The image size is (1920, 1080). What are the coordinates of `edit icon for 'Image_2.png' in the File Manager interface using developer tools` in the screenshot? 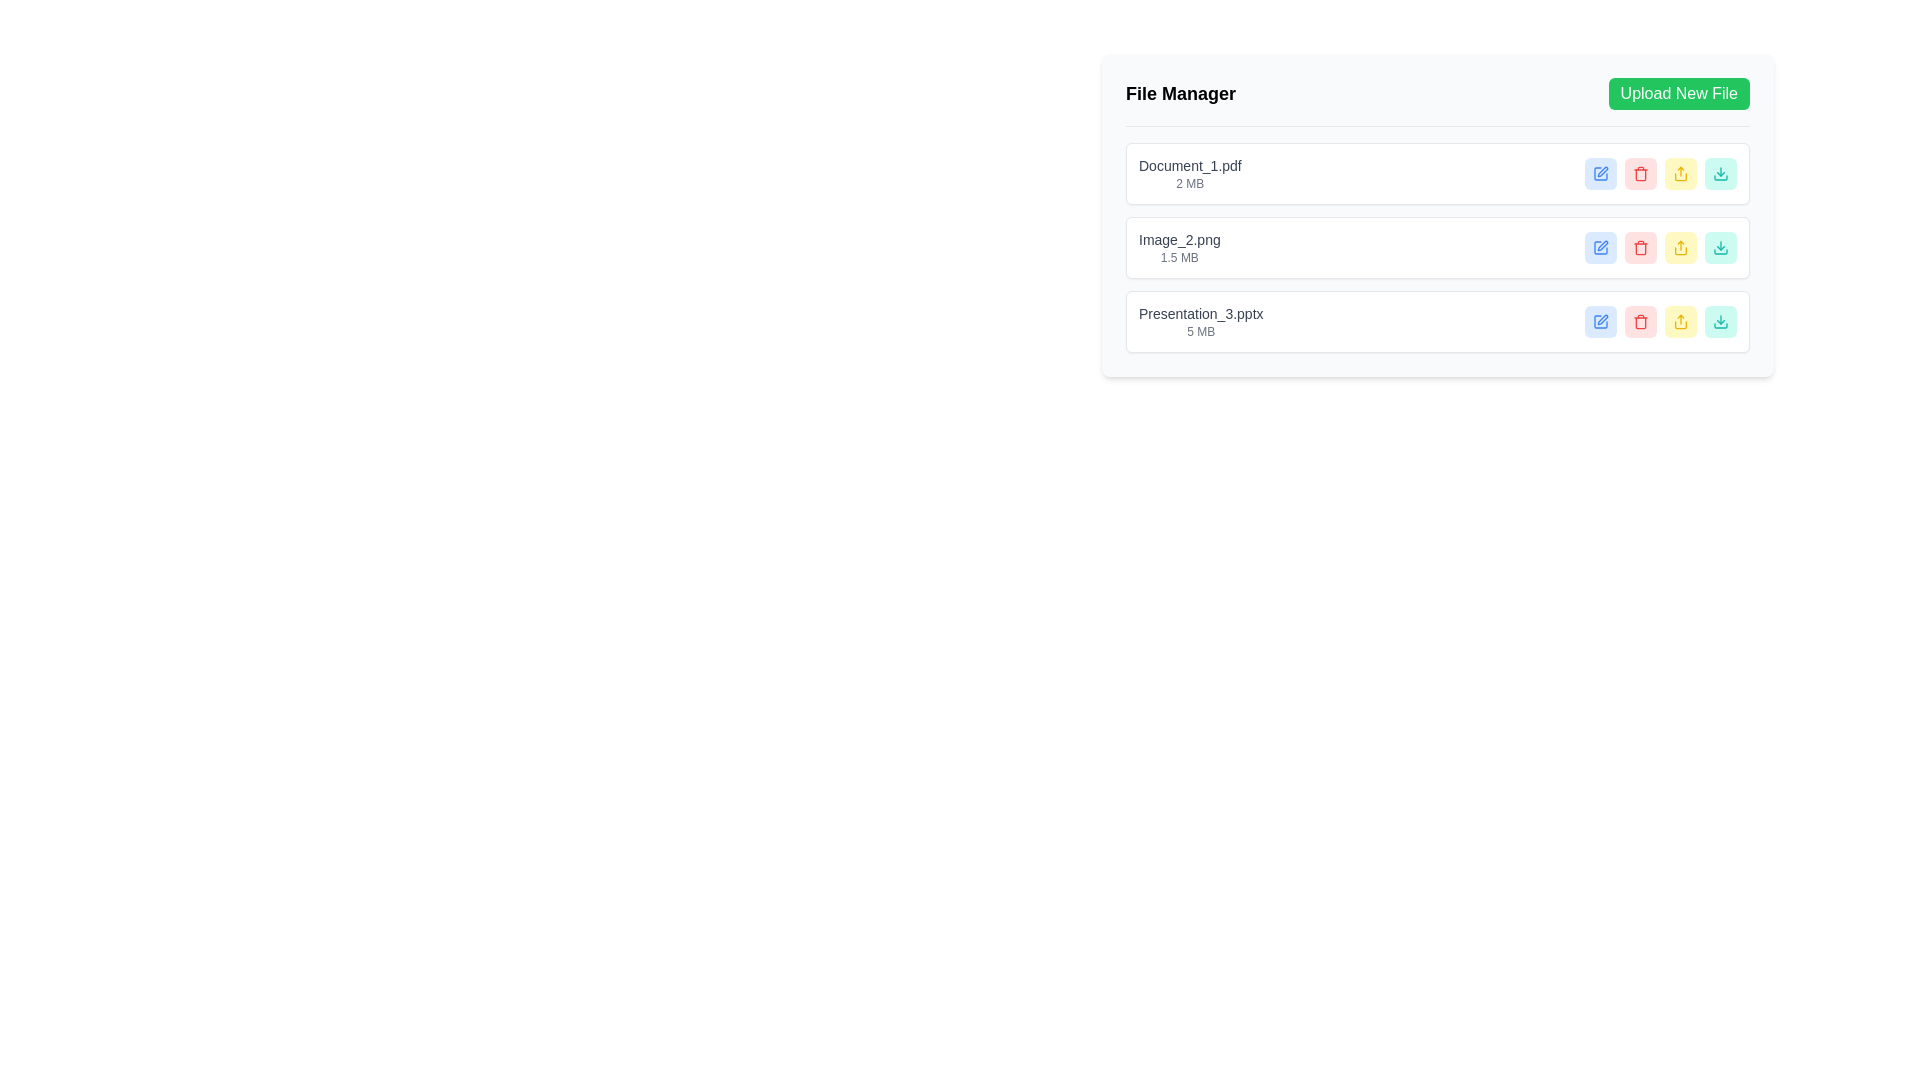 It's located at (1603, 245).